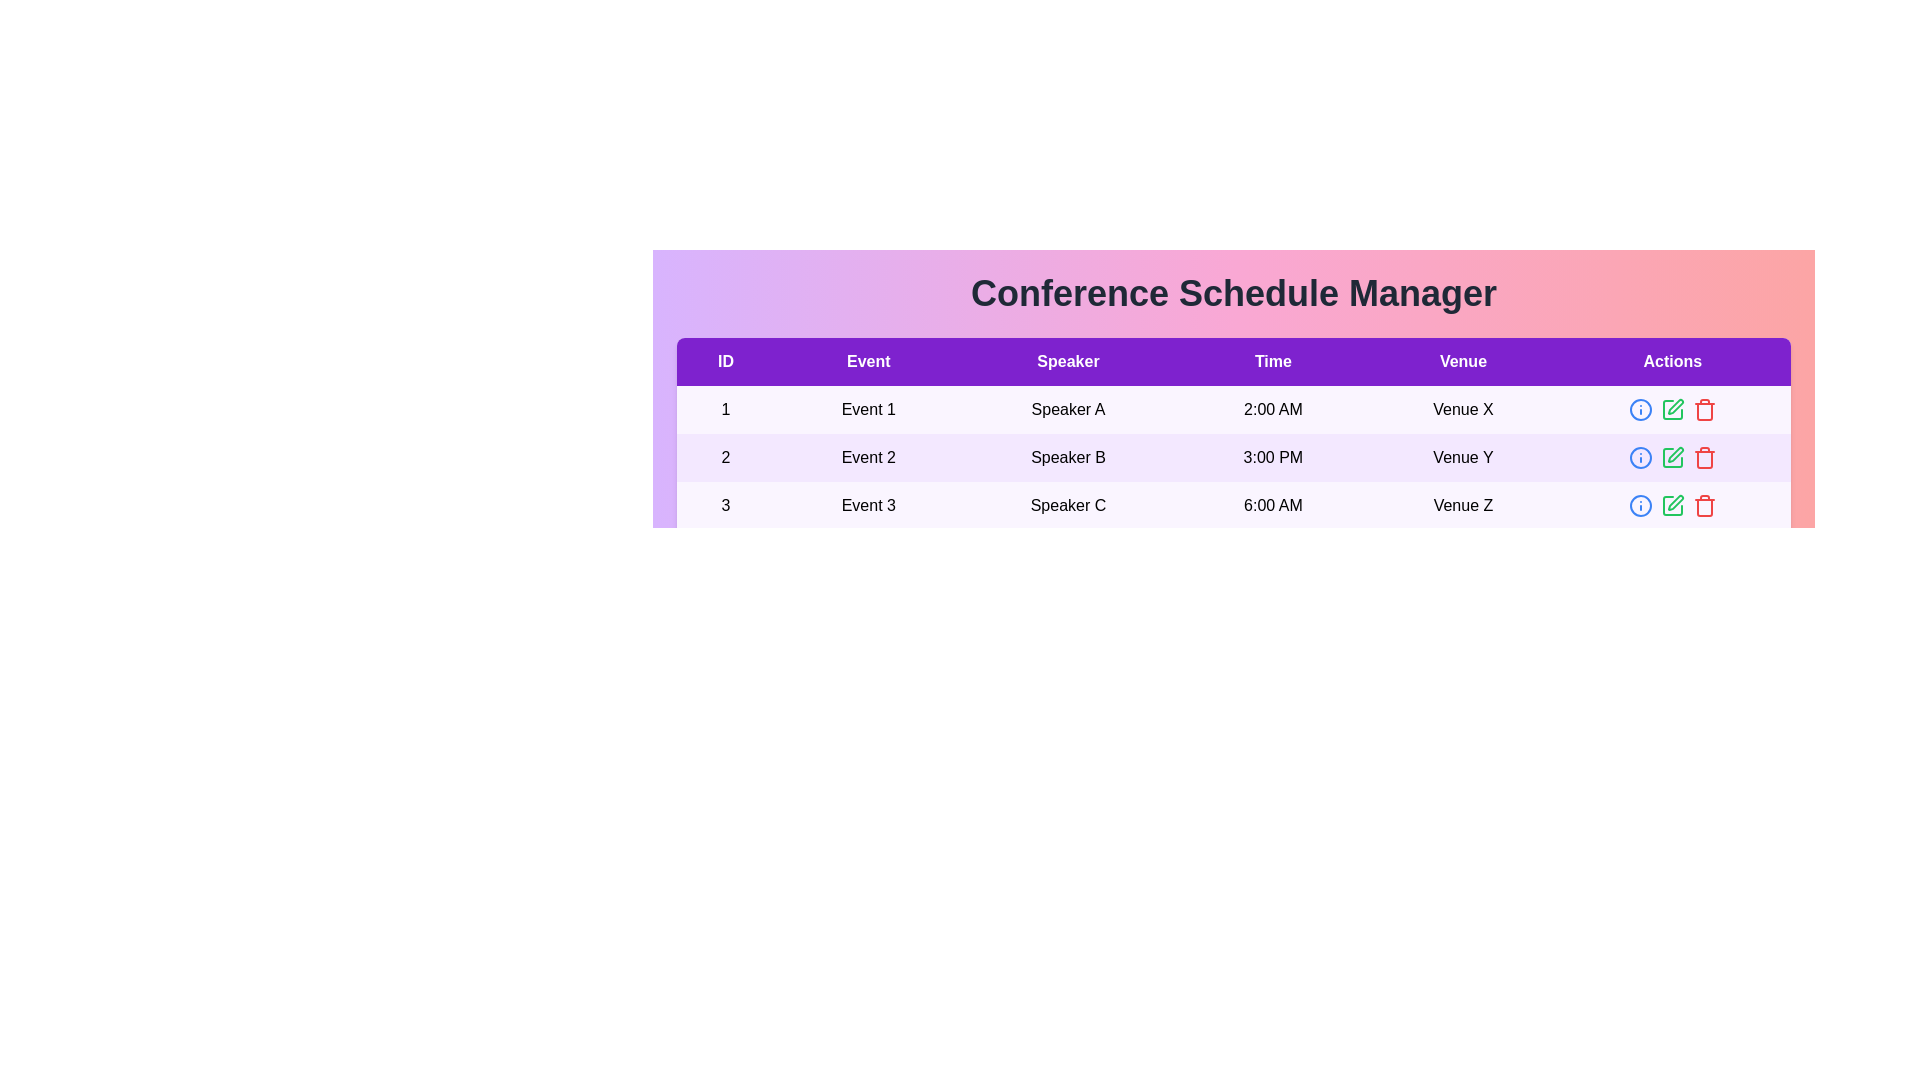 Image resolution: width=1920 pixels, height=1080 pixels. I want to click on the row corresponding to 2, so click(1232, 458).